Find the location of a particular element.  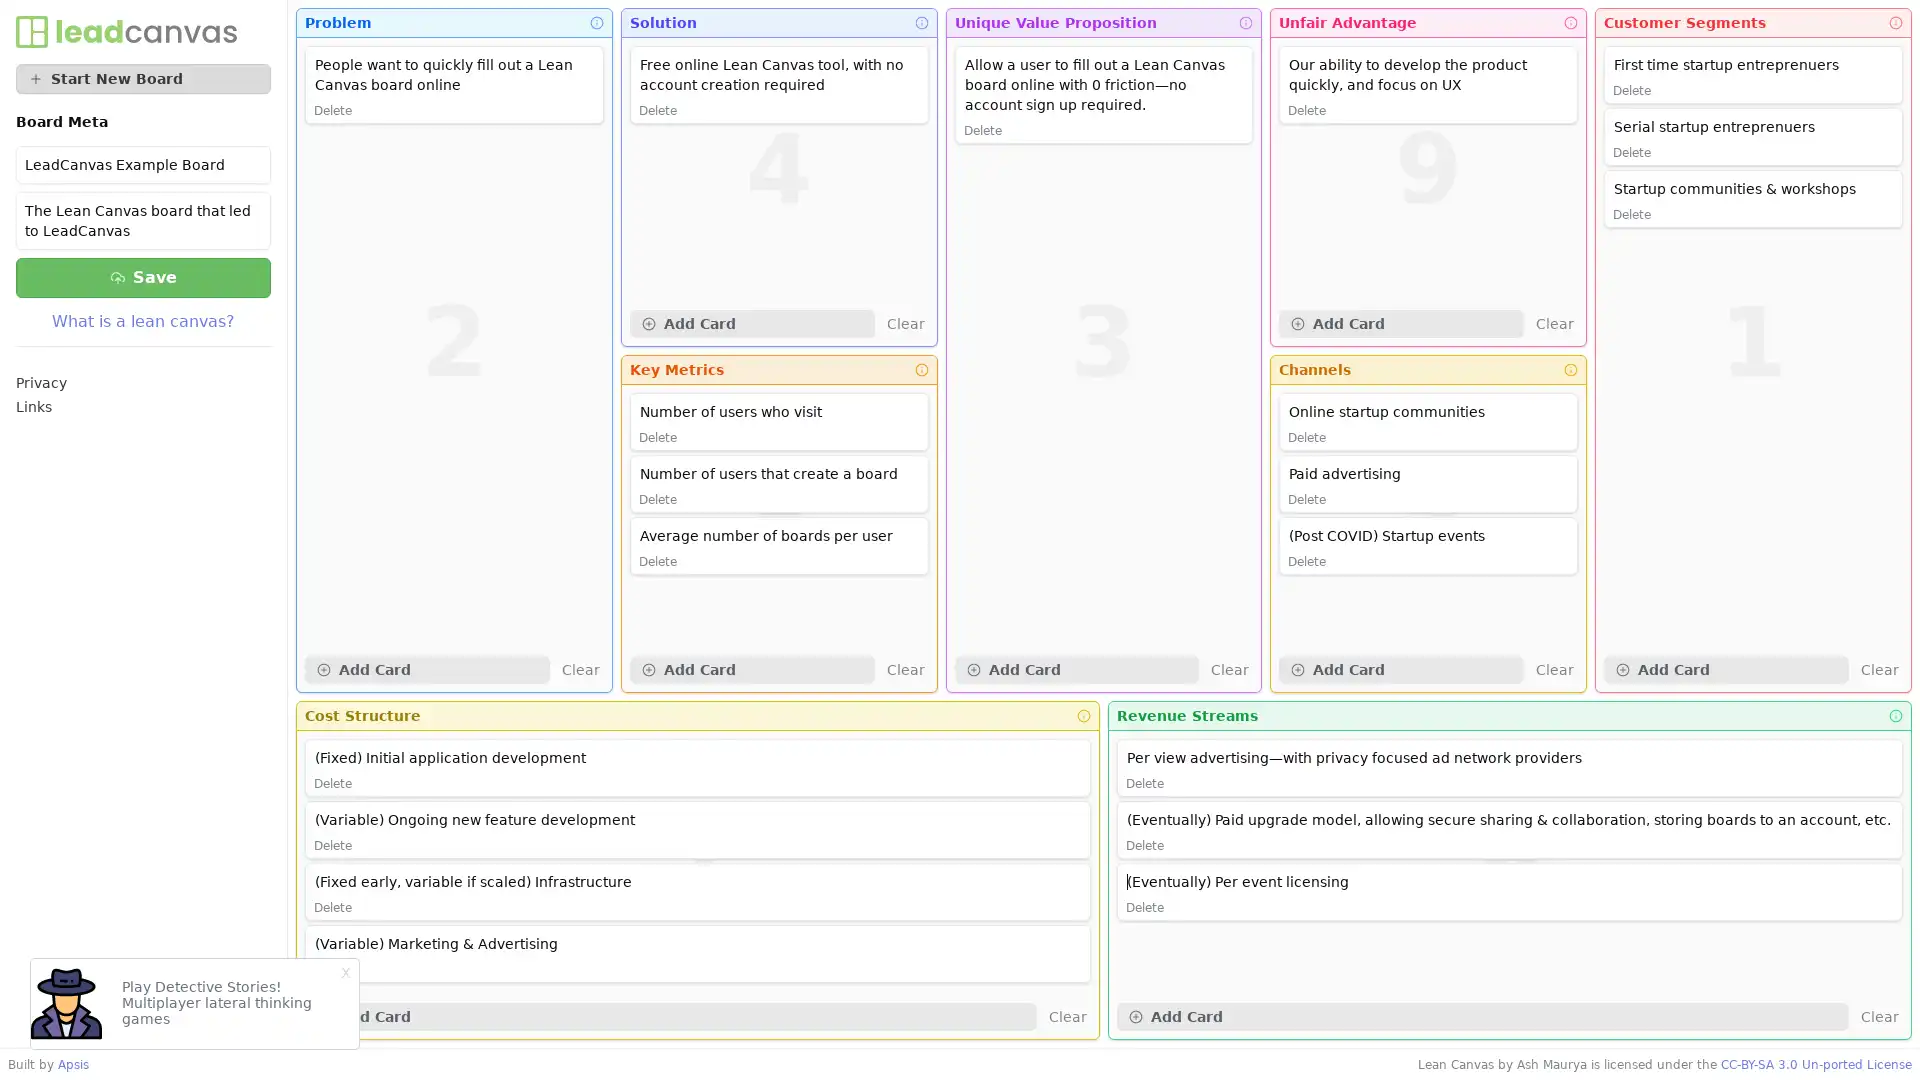

Delete is located at coordinates (657, 560).